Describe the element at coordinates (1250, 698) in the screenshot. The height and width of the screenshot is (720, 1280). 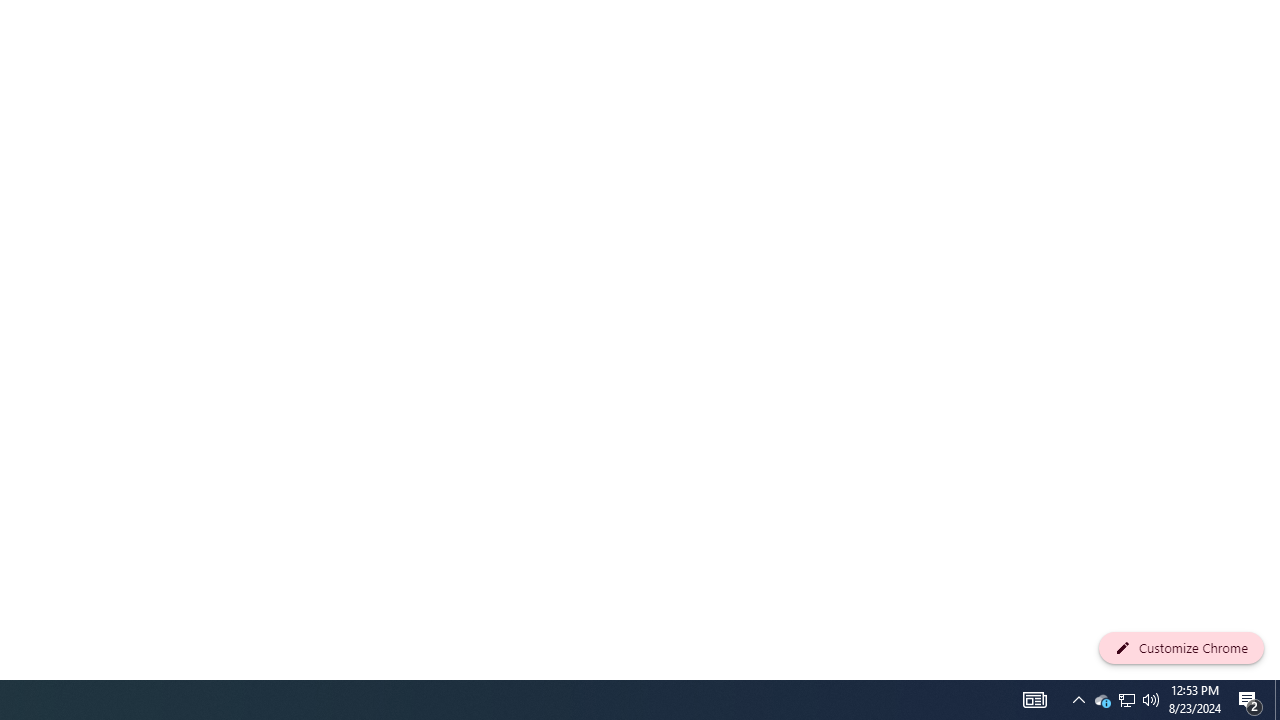
I see `'Show desktop'` at that location.